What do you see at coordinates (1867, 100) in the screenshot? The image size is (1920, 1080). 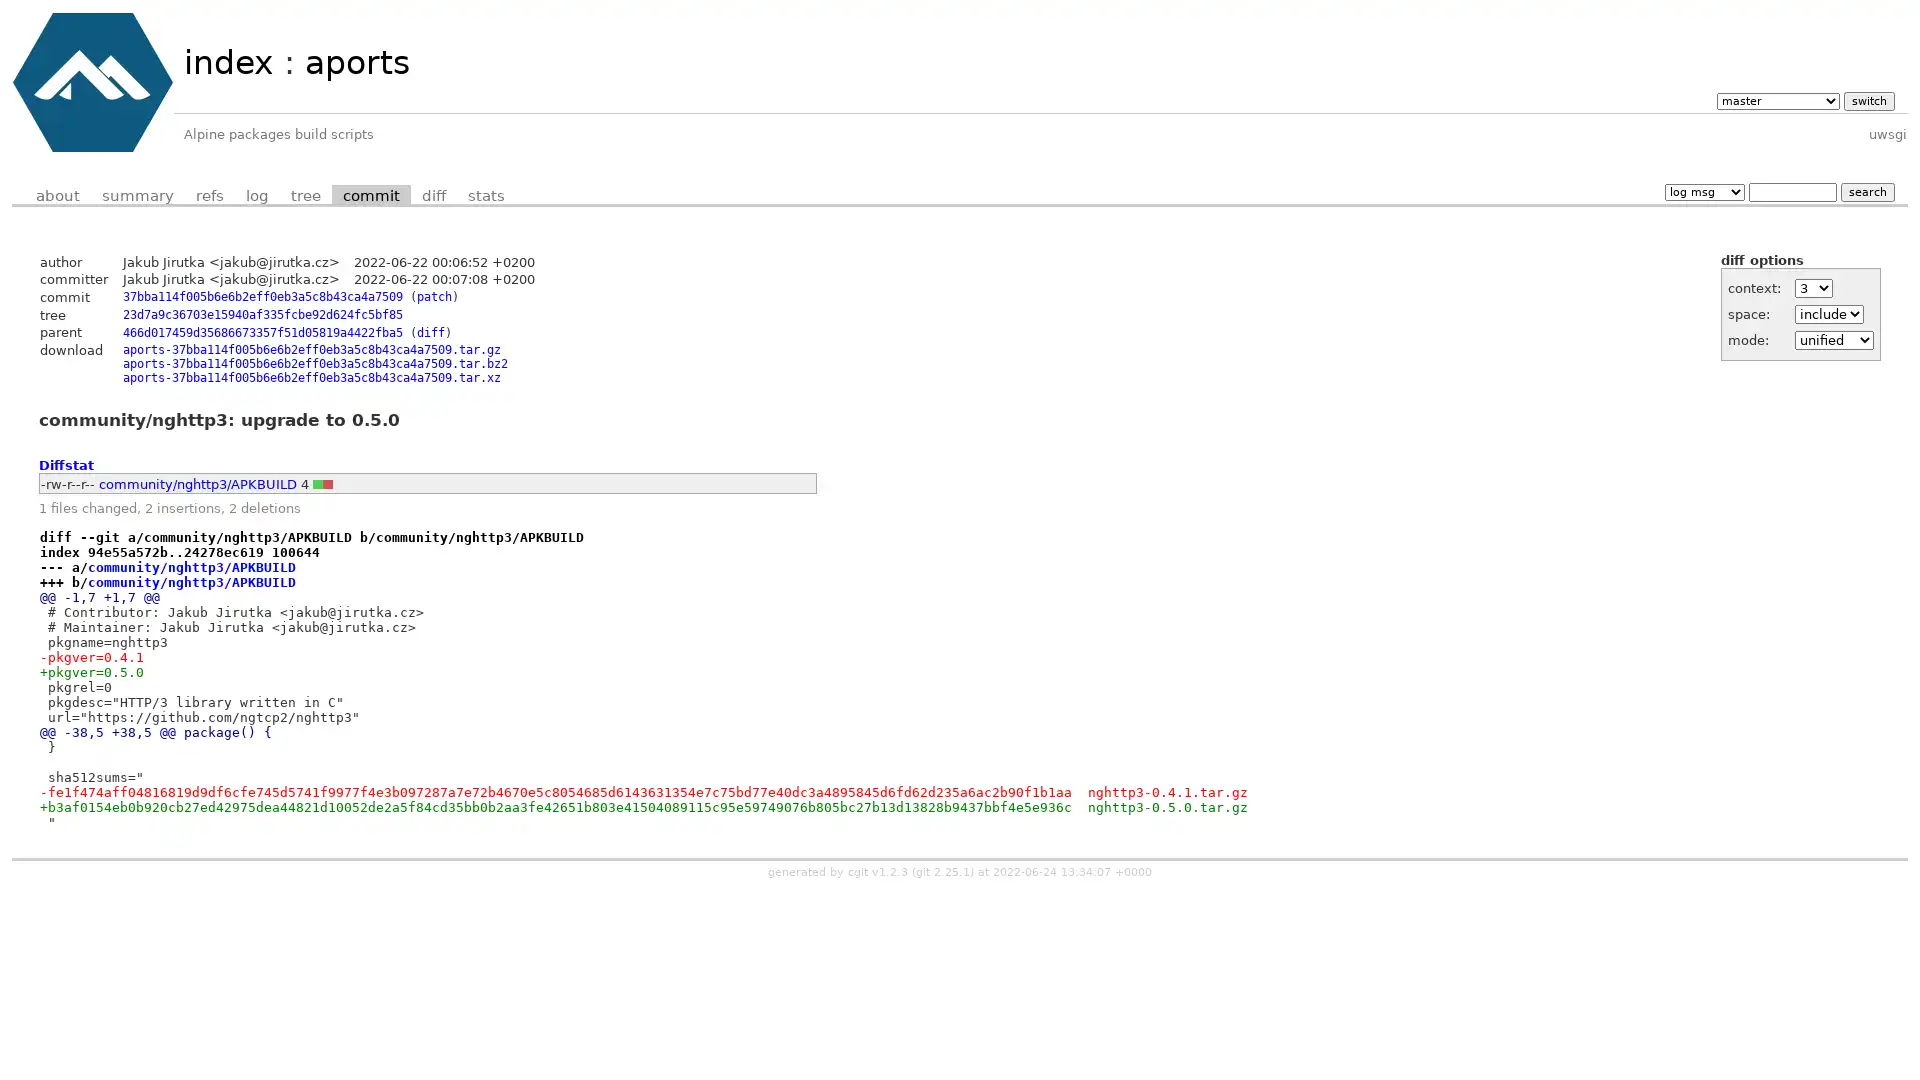 I see `switch` at bounding box center [1867, 100].